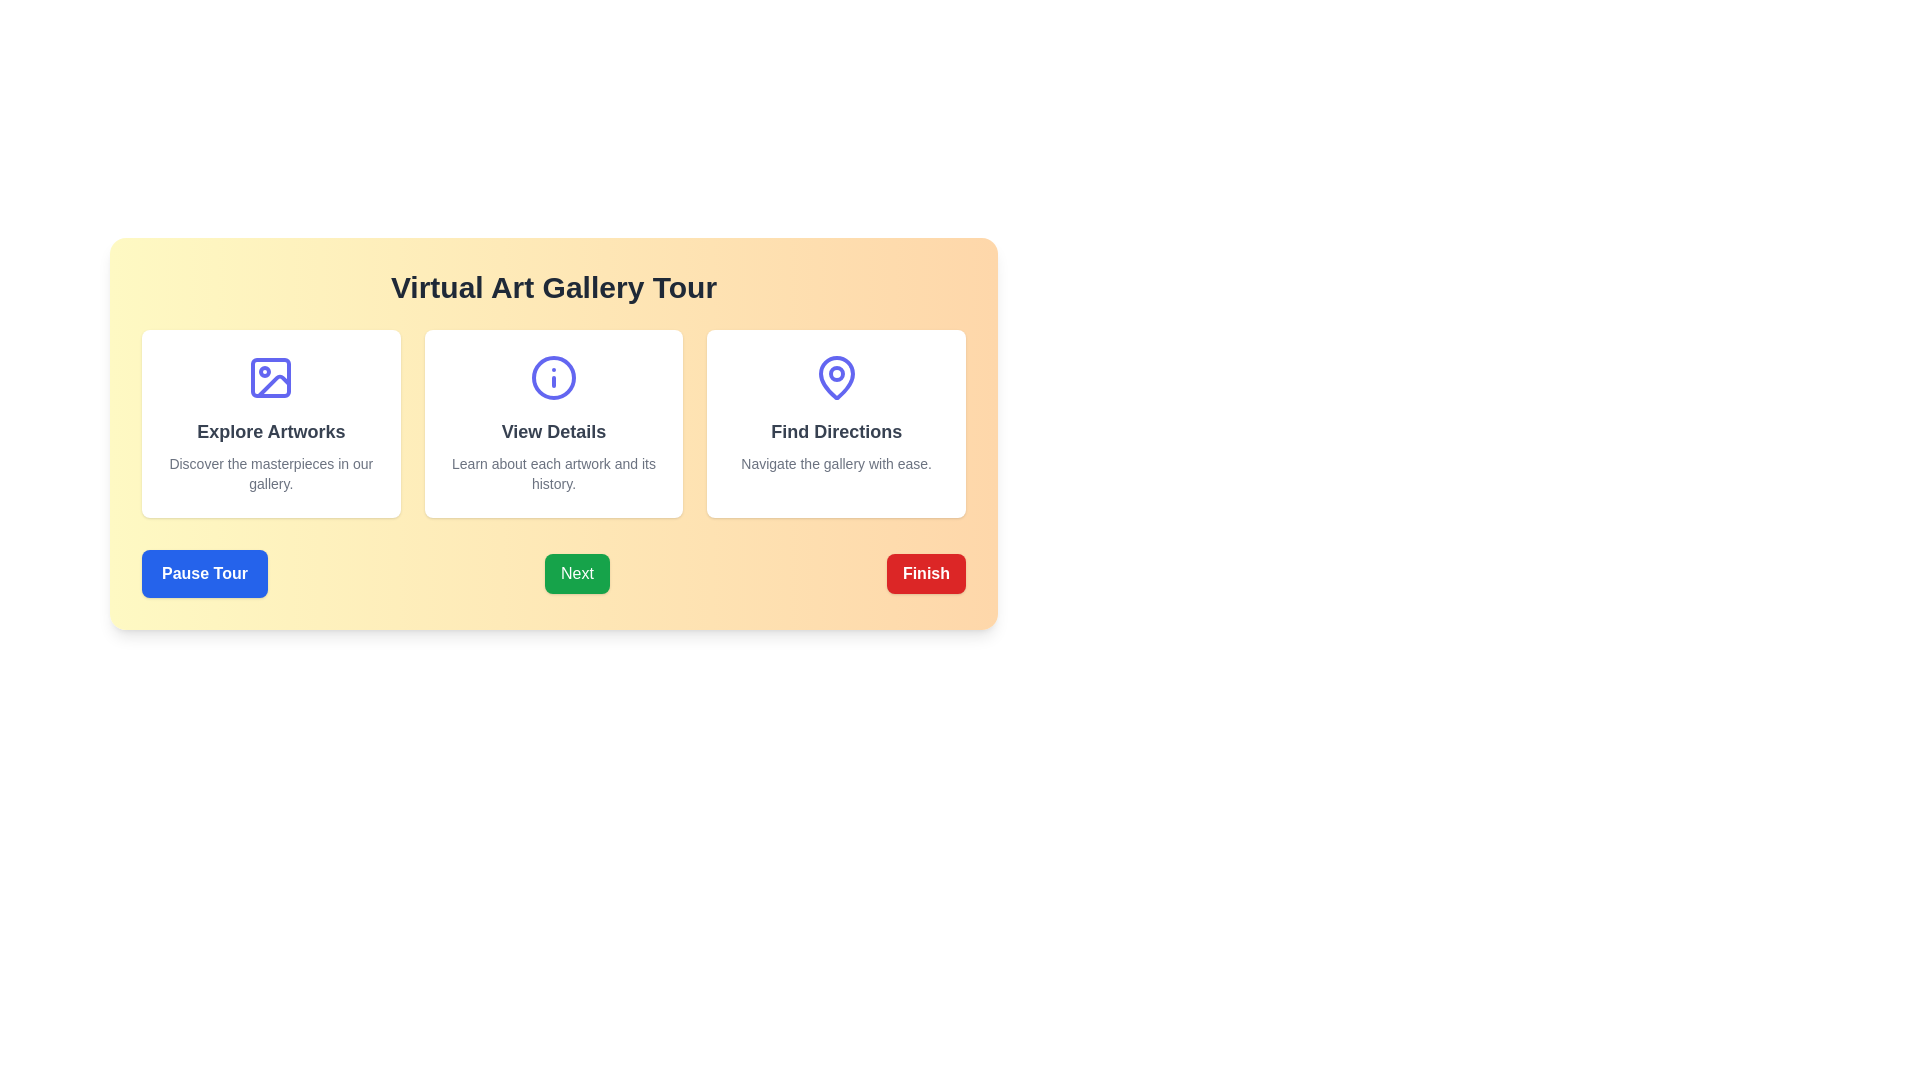 This screenshot has width=1920, height=1080. What do you see at coordinates (553, 574) in the screenshot?
I see `the 'Next' button, which is a green button with white text` at bounding box center [553, 574].